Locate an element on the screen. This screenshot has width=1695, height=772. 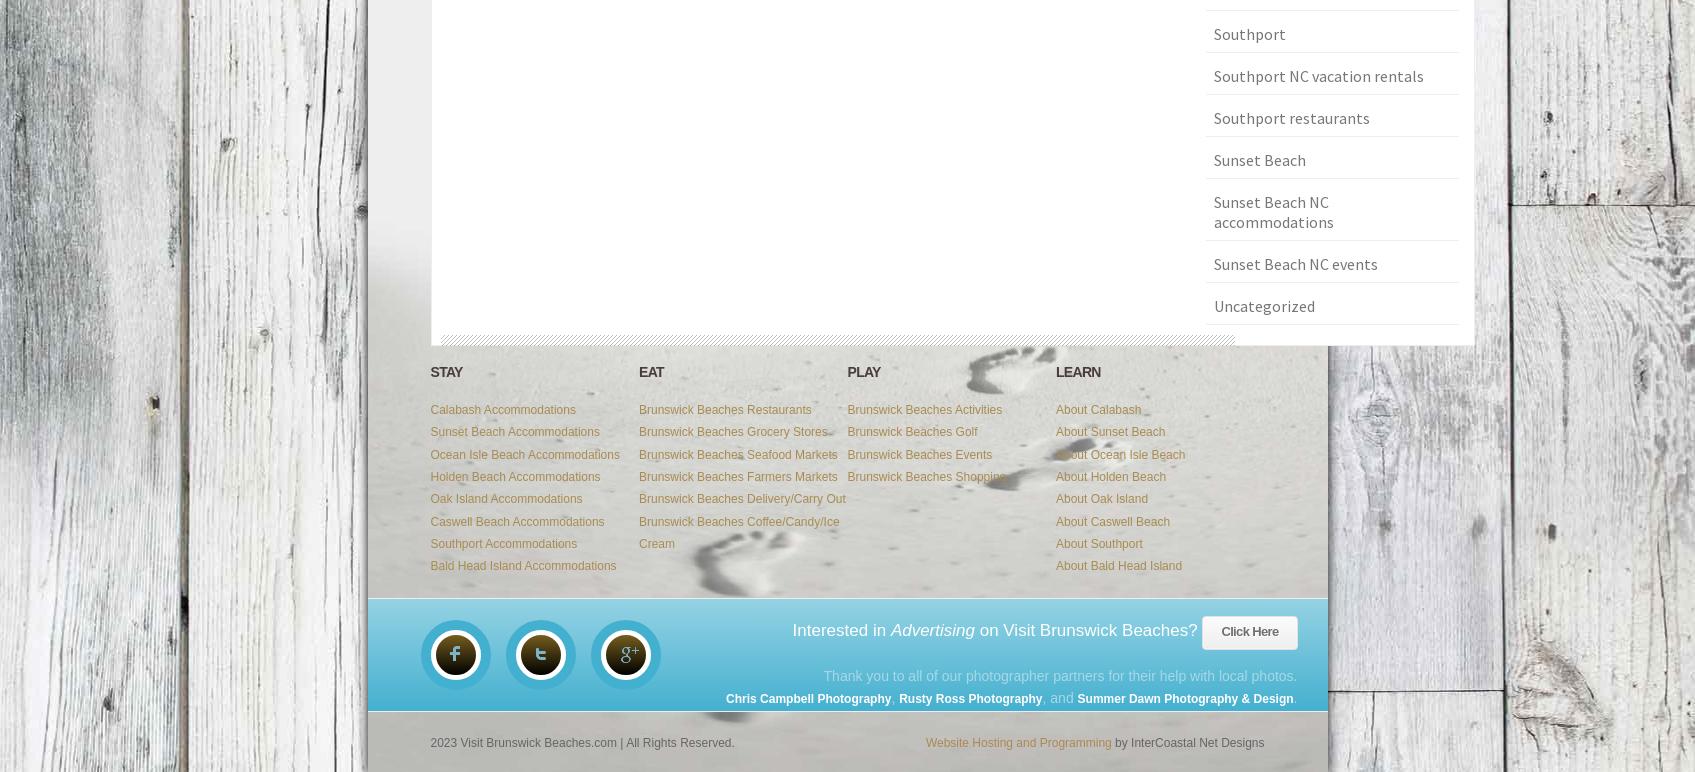
'EAT' is located at coordinates (638, 371).